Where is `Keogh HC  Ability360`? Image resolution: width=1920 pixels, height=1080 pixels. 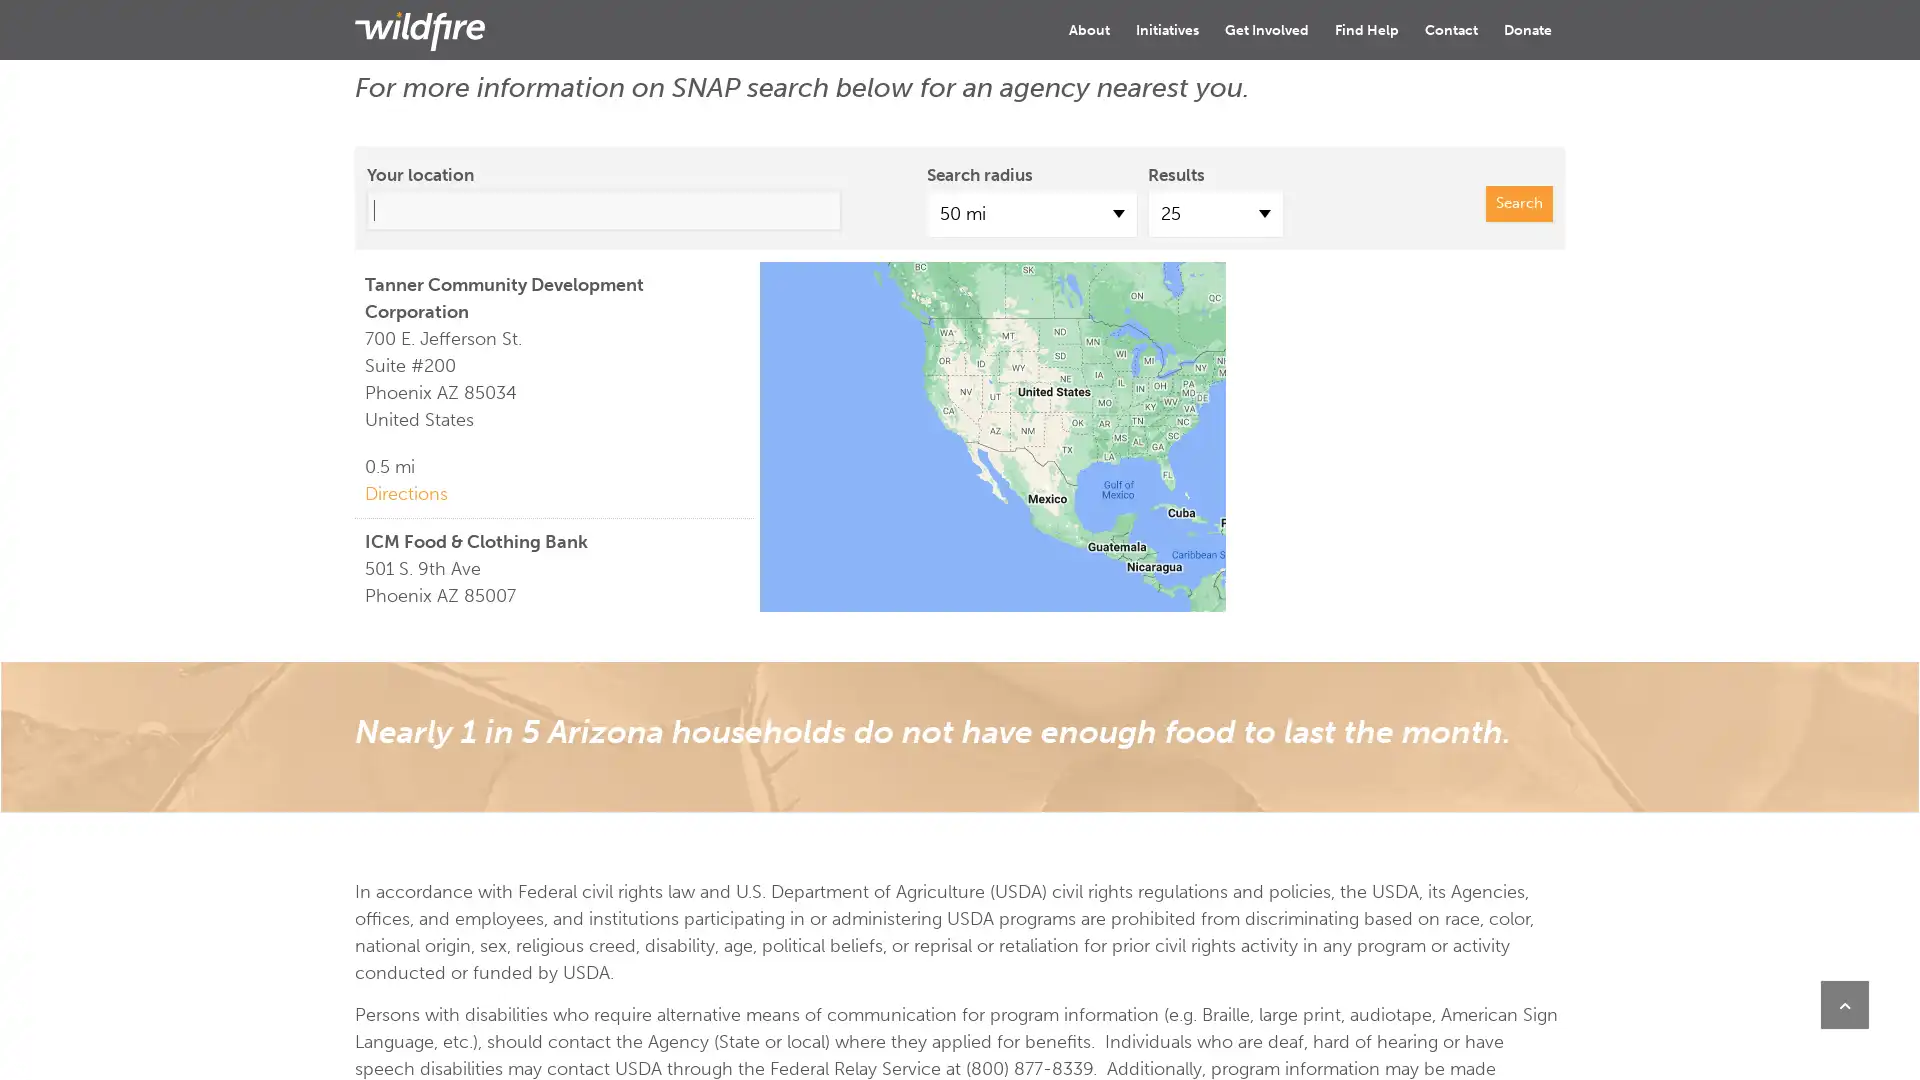
Keogh HC  Ability360 is located at coordinates (1166, 423).